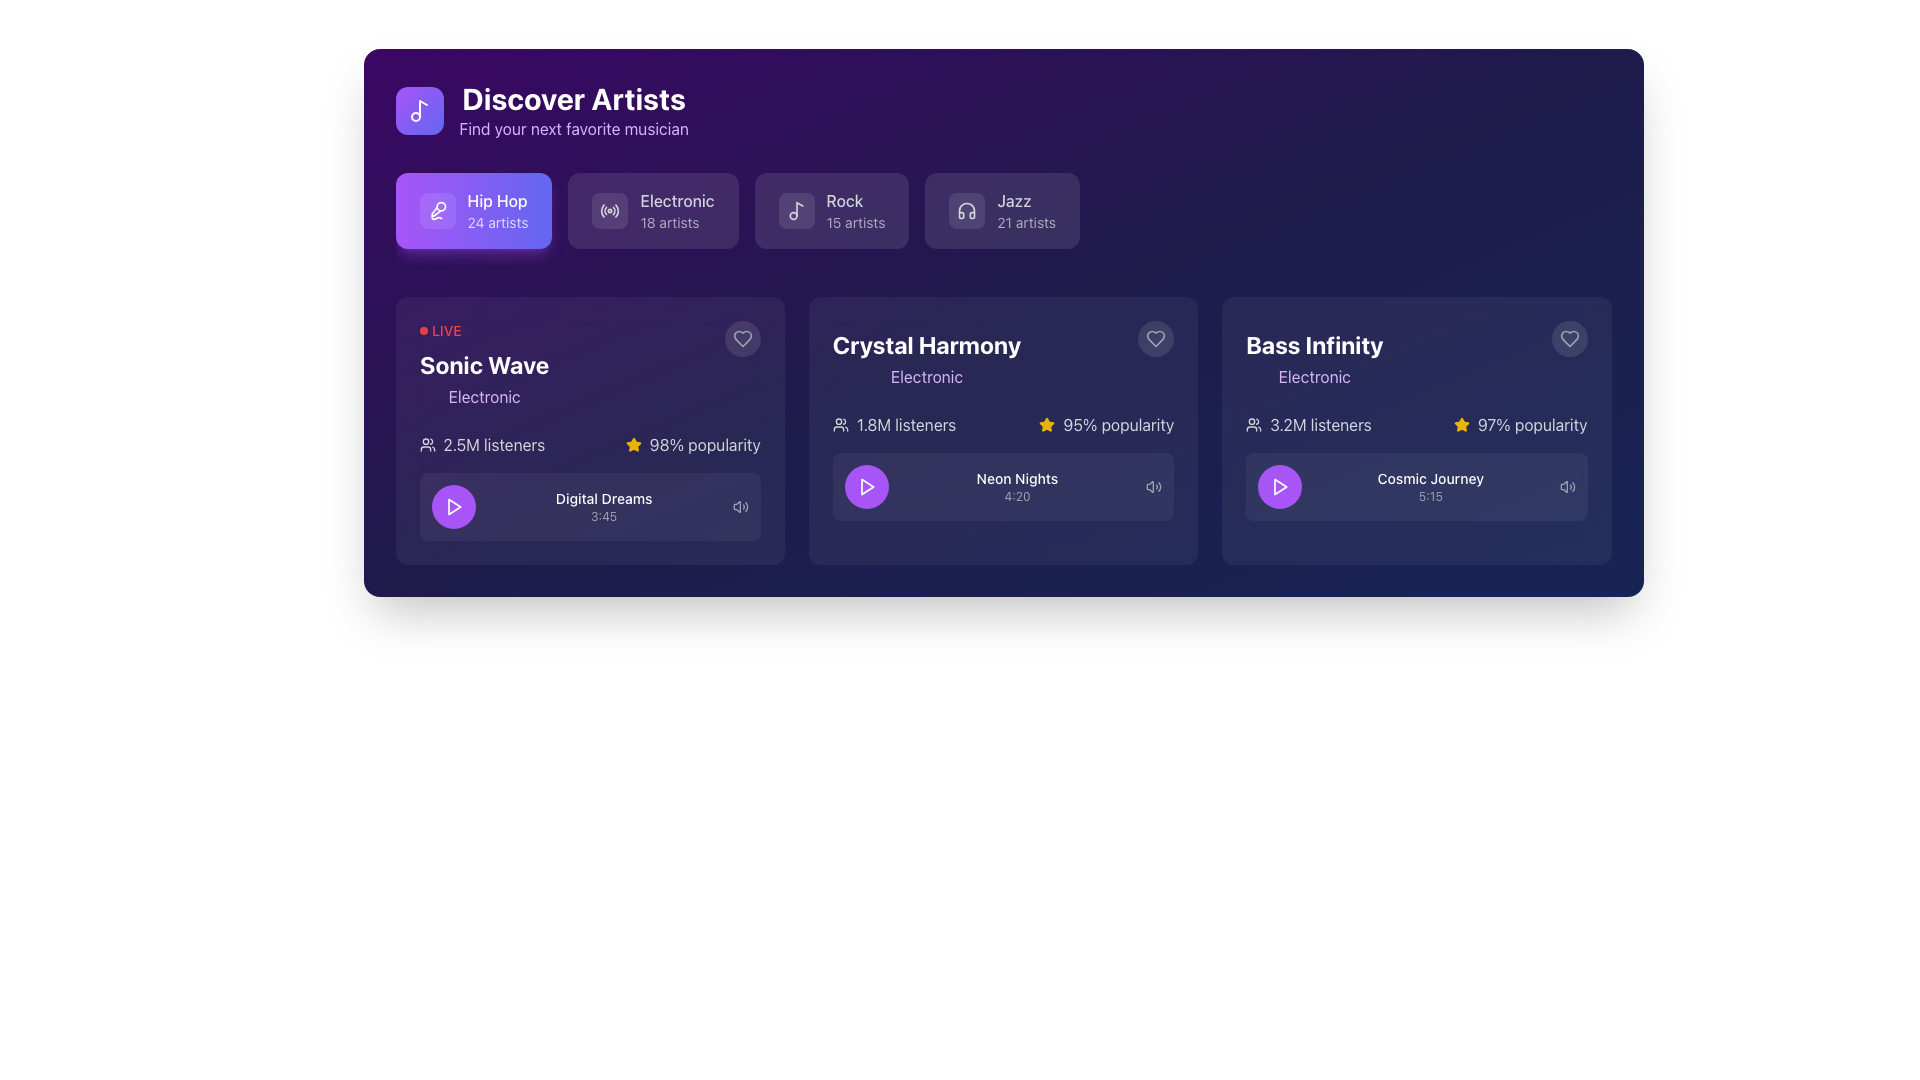  I want to click on the circular button with a purple background and a white triangular play icon located in the 'Digital Dreams 3:45' section of the 'Sonic Wave' card, so click(452, 505).